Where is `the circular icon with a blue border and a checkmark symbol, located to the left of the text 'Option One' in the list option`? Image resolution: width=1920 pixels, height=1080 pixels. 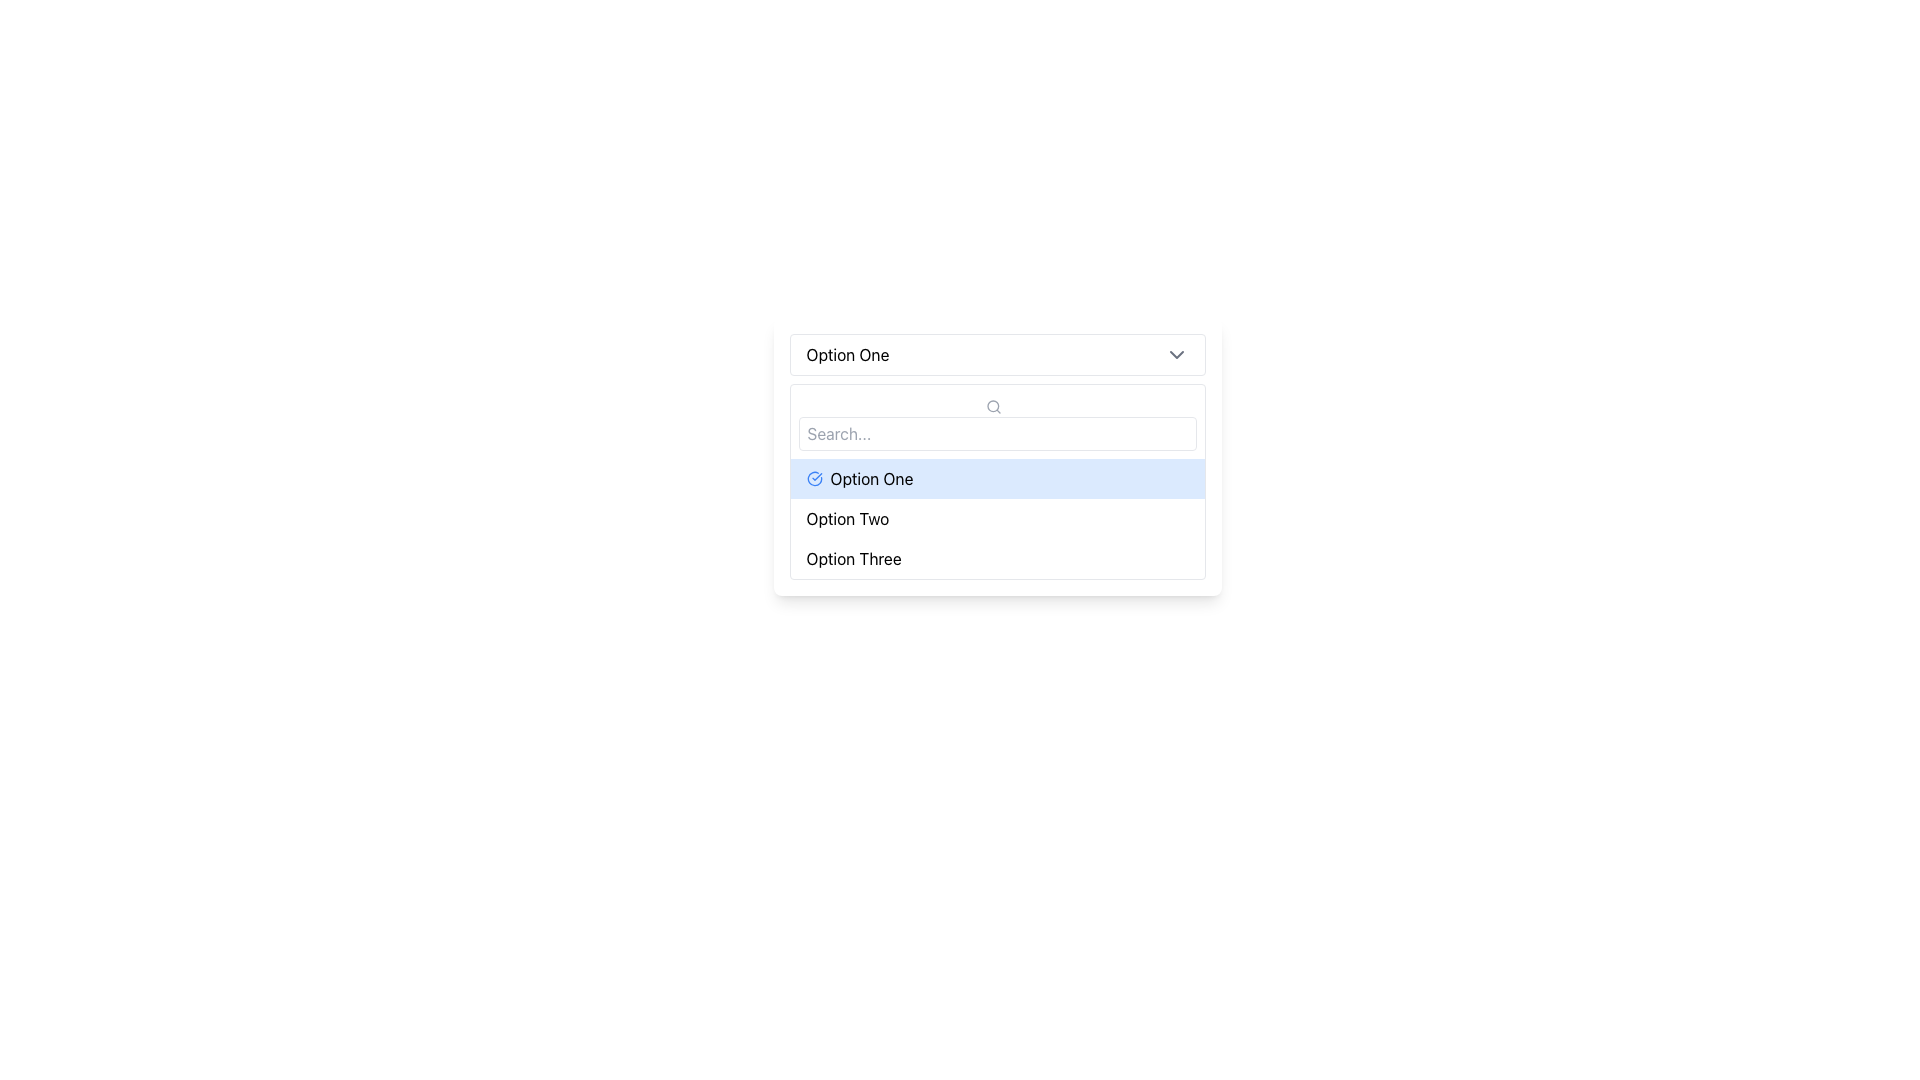 the circular icon with a blue border and a checkmark symbol, located to the left of the text 'Option One' in the list option is located at coordinates (814, 478).